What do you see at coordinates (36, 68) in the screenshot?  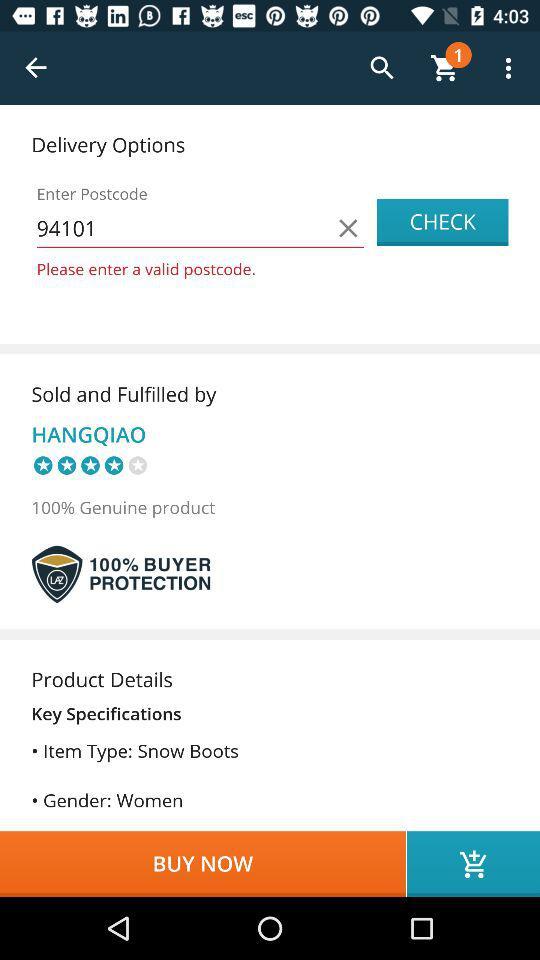 I see `click arrow button` at bounding box center [36, 68].